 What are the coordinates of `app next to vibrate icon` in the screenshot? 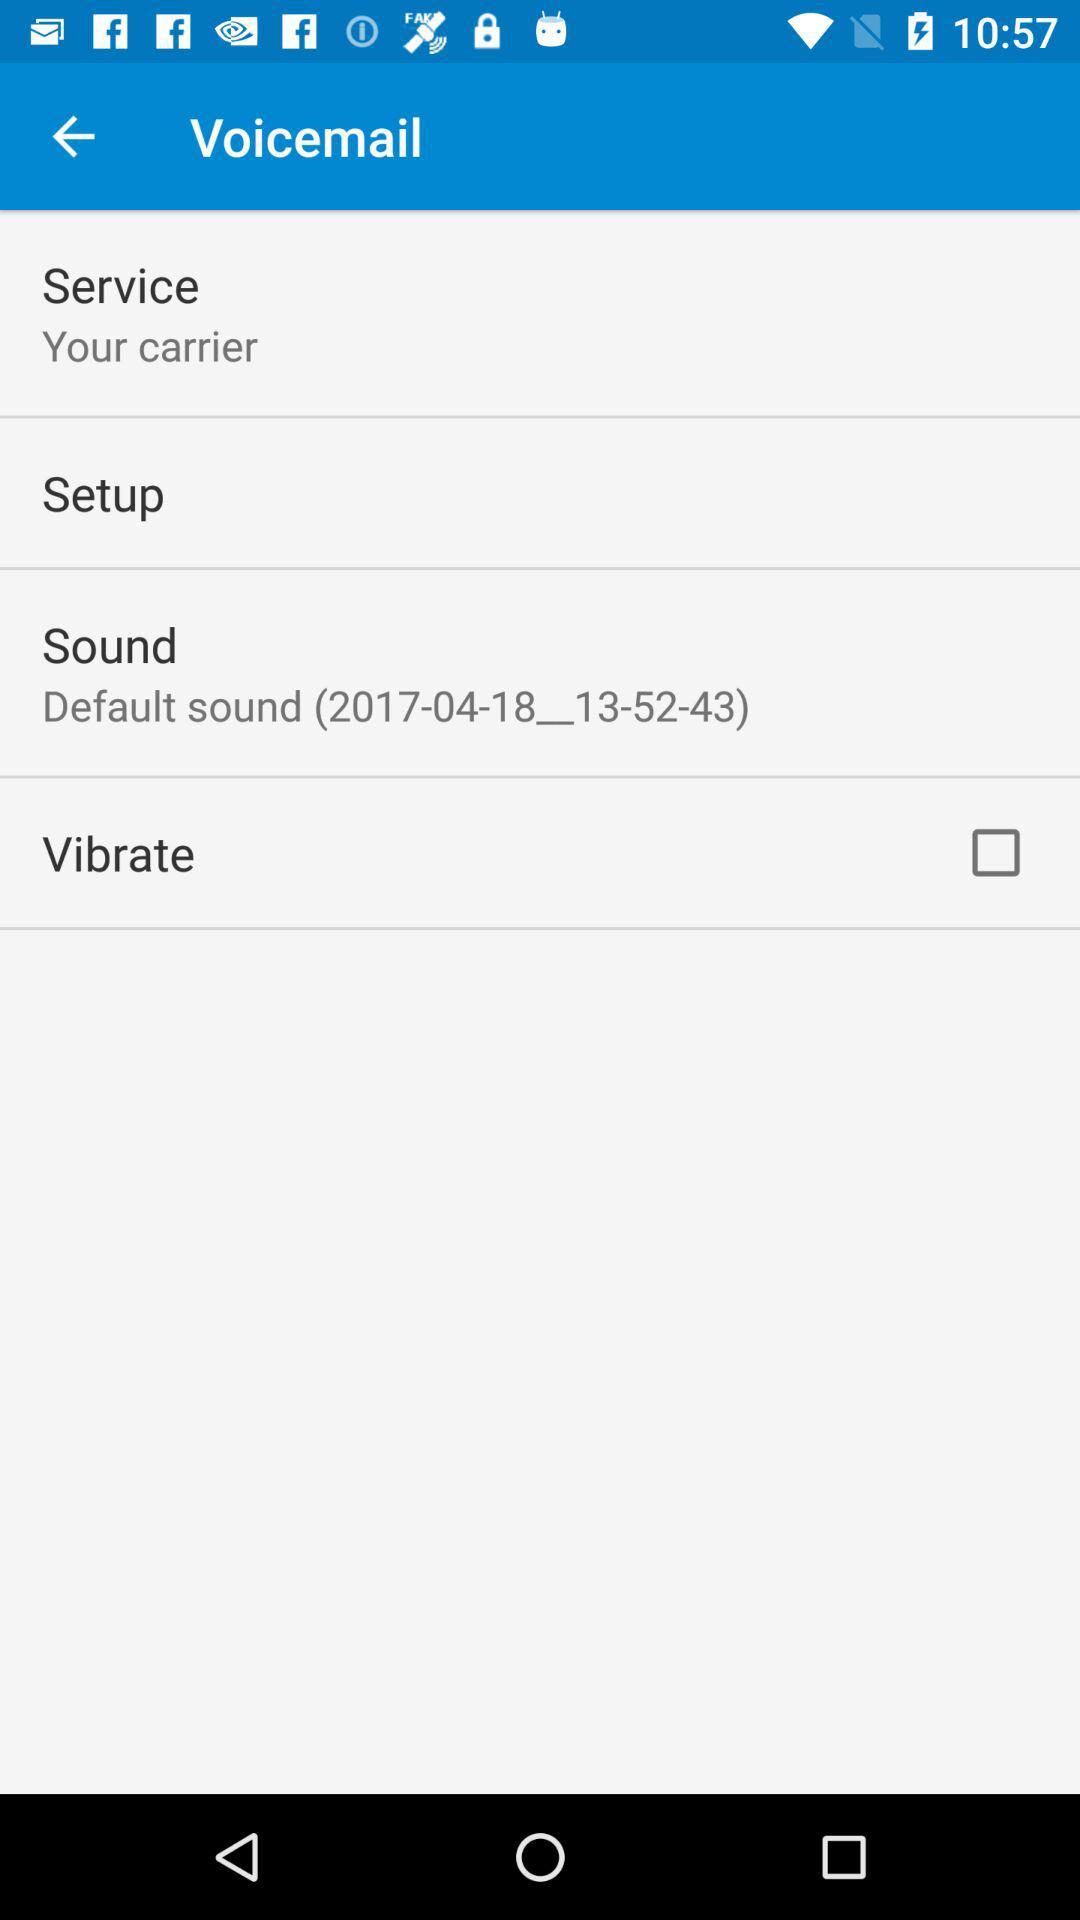 It's located at (995, 852).